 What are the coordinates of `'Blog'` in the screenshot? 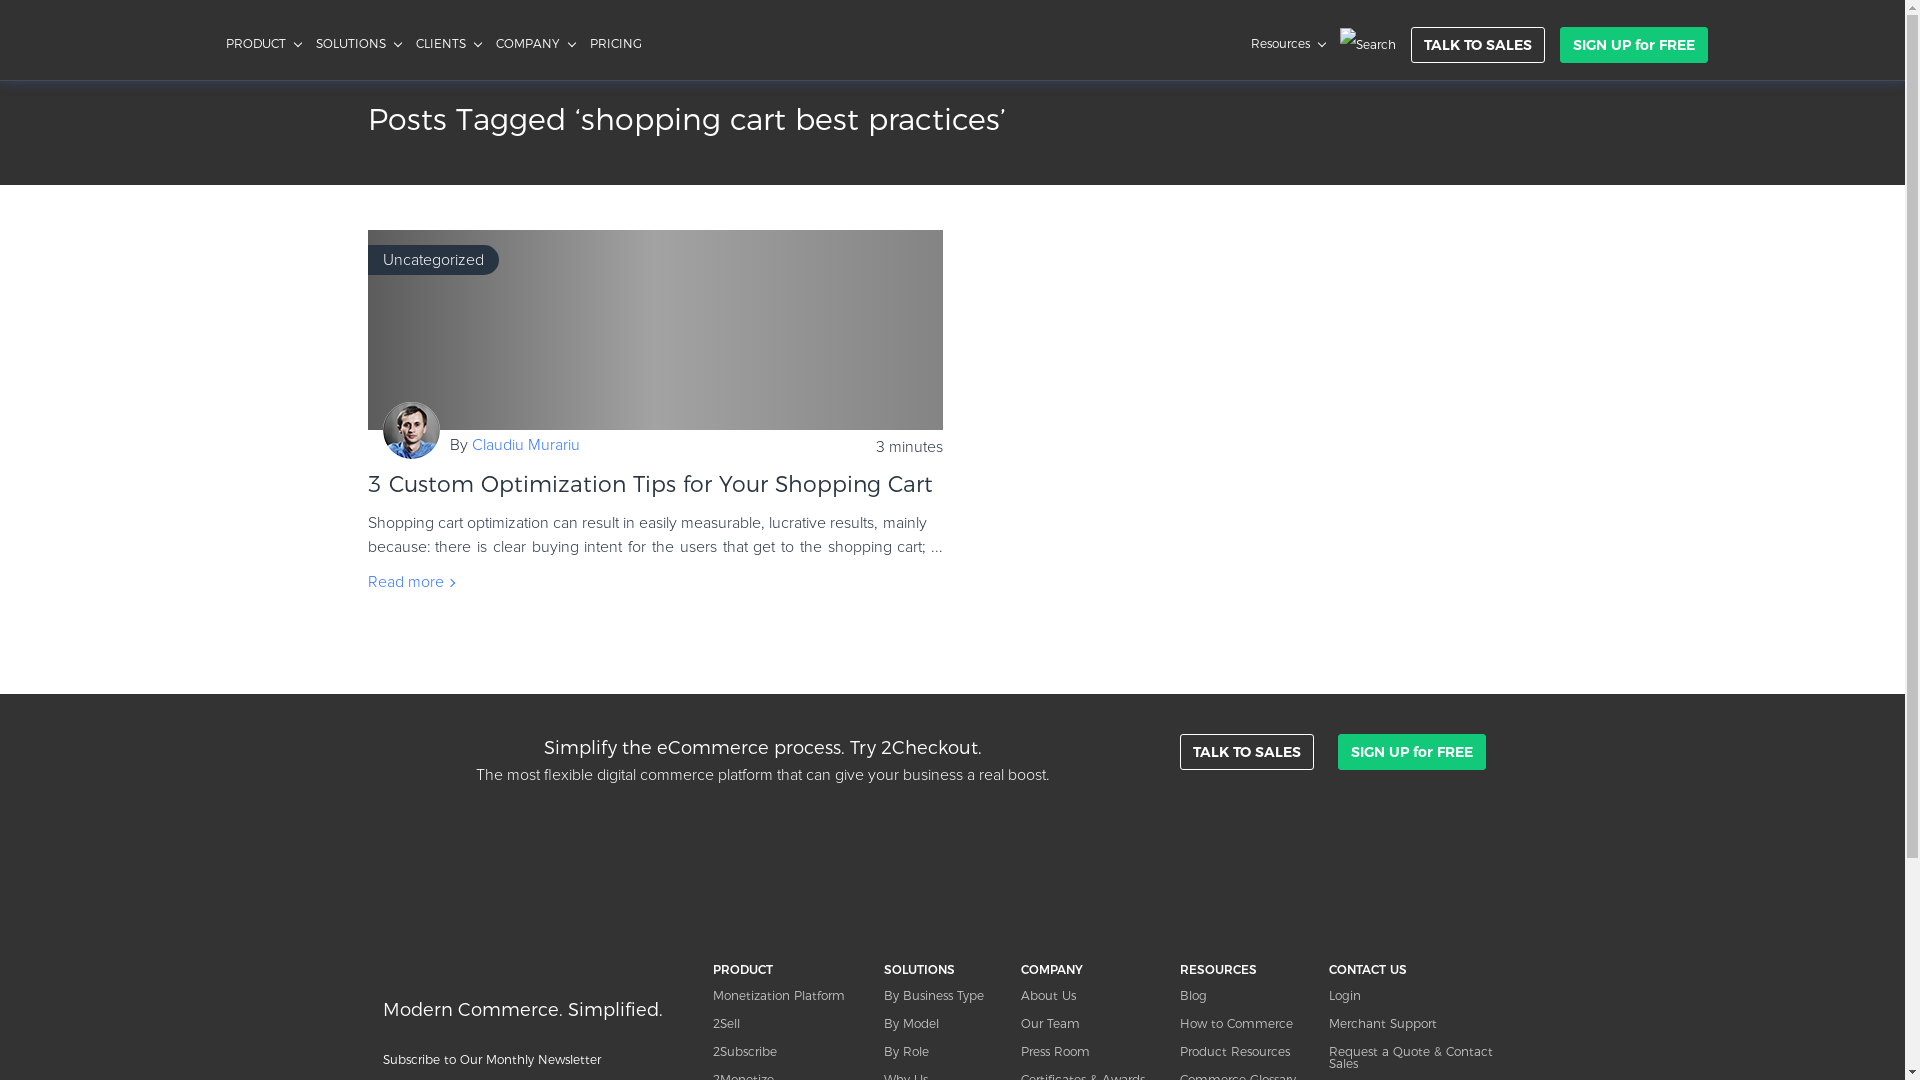 It's located at (1241, 995).